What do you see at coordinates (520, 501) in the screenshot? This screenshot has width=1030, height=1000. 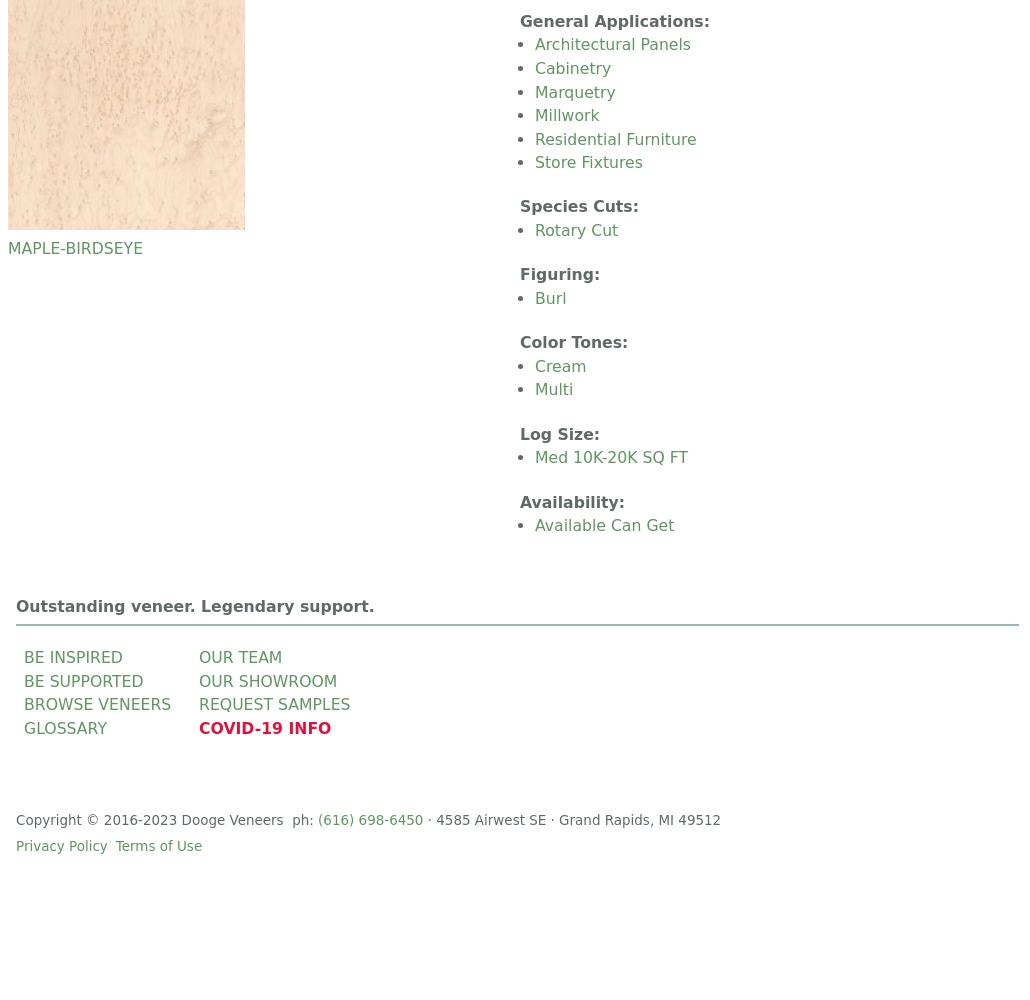 I see `'Availability:'` at bounding box center [520, 501].